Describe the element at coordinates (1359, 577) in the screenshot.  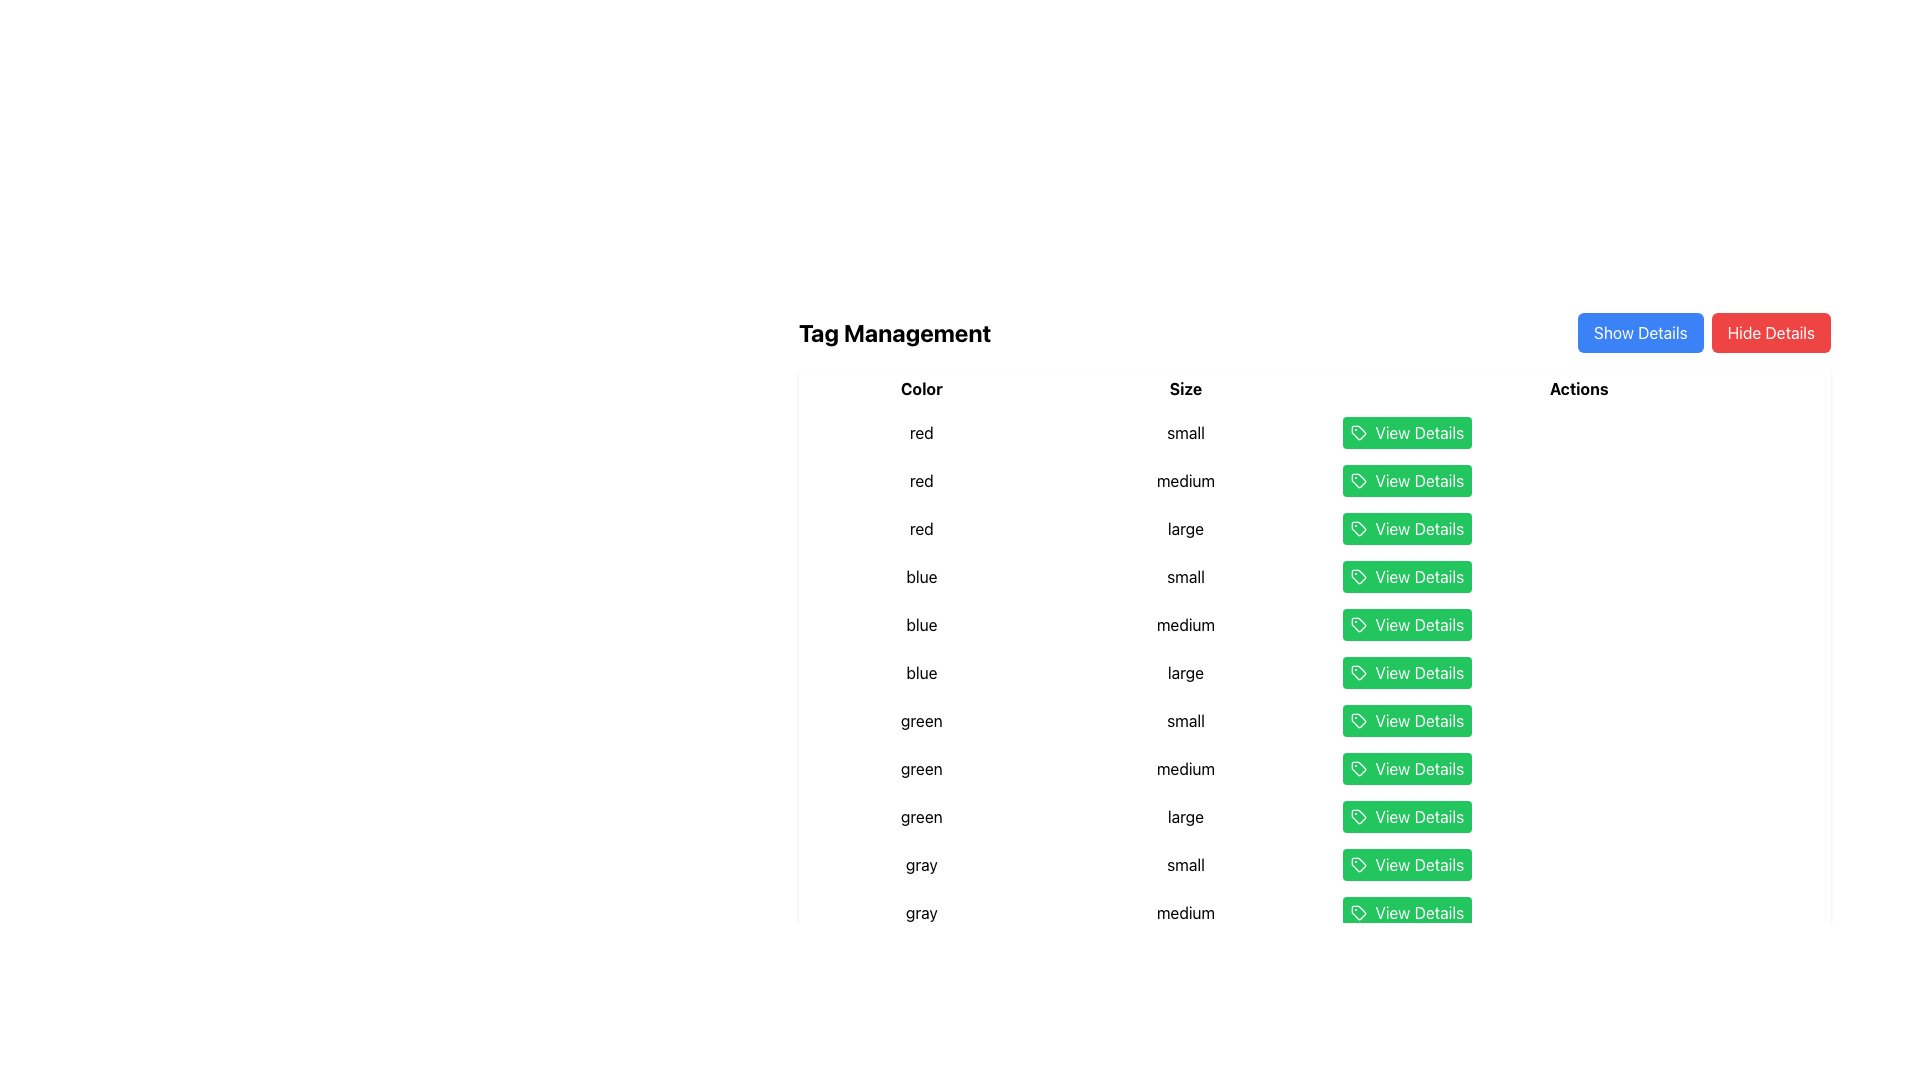
I see `the SVG decorative icon for the 'View Details' button in the fifth row of the table` at that location.